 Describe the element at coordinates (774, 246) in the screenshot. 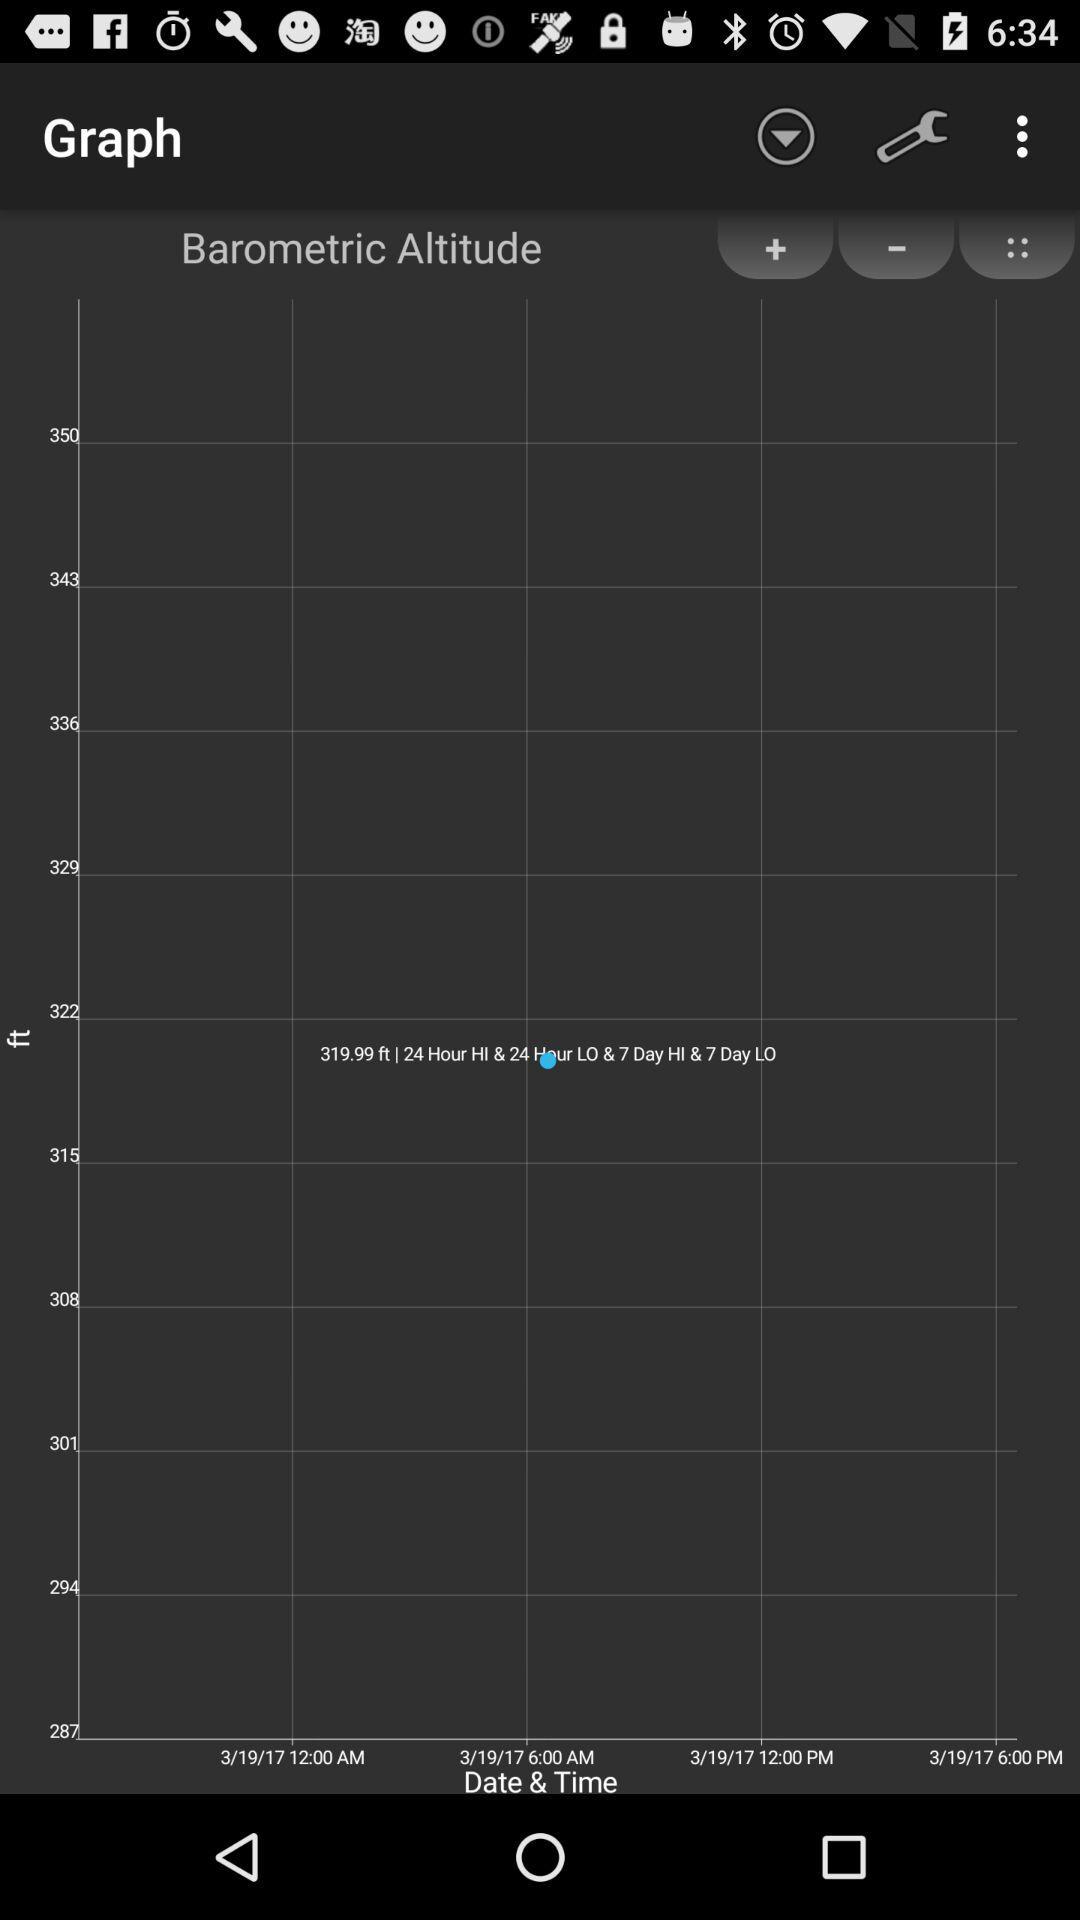

I see `the item next to the barometric altitude app` at that location.